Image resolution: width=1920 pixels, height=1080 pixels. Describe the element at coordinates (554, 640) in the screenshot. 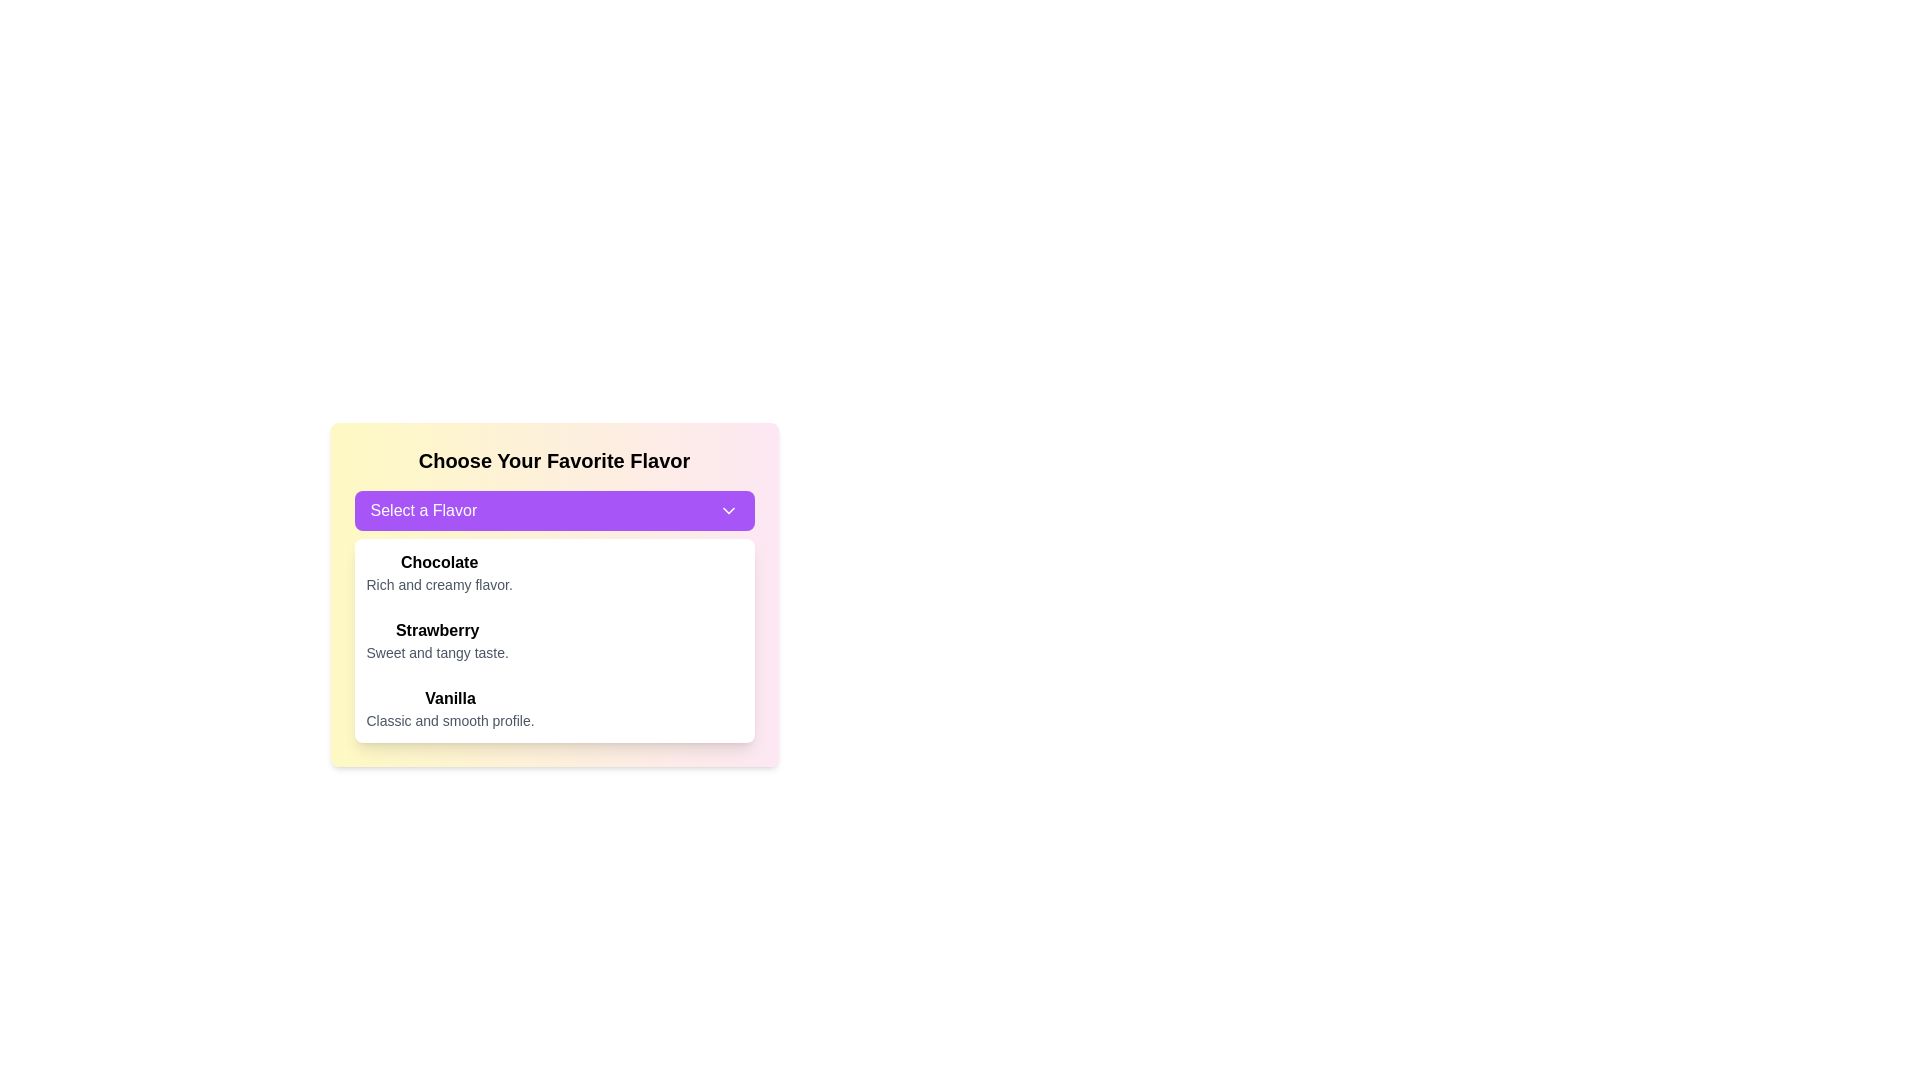

I see `the second flavor option in the list, which is positioned beneath the Chocolate option and above the Vanilla option` at that location.